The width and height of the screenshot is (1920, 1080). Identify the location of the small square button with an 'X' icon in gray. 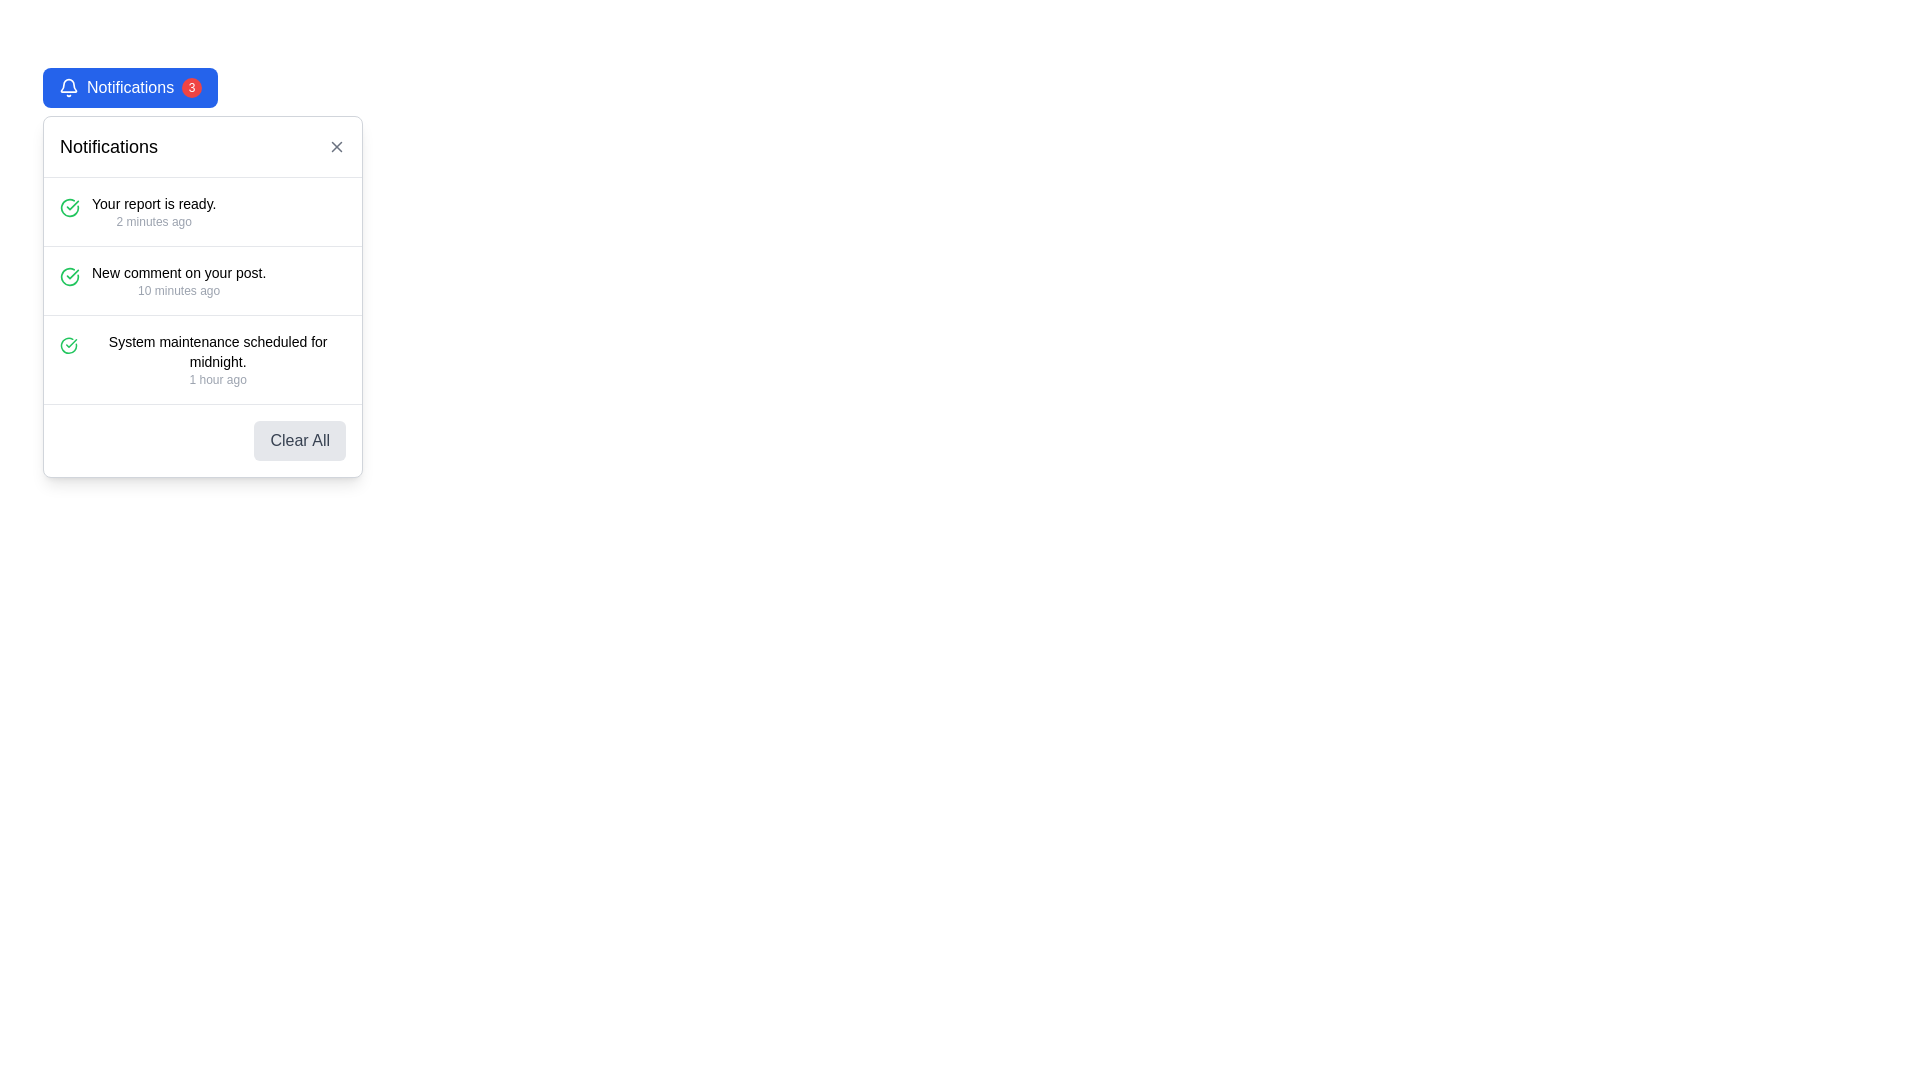
(336, 145).